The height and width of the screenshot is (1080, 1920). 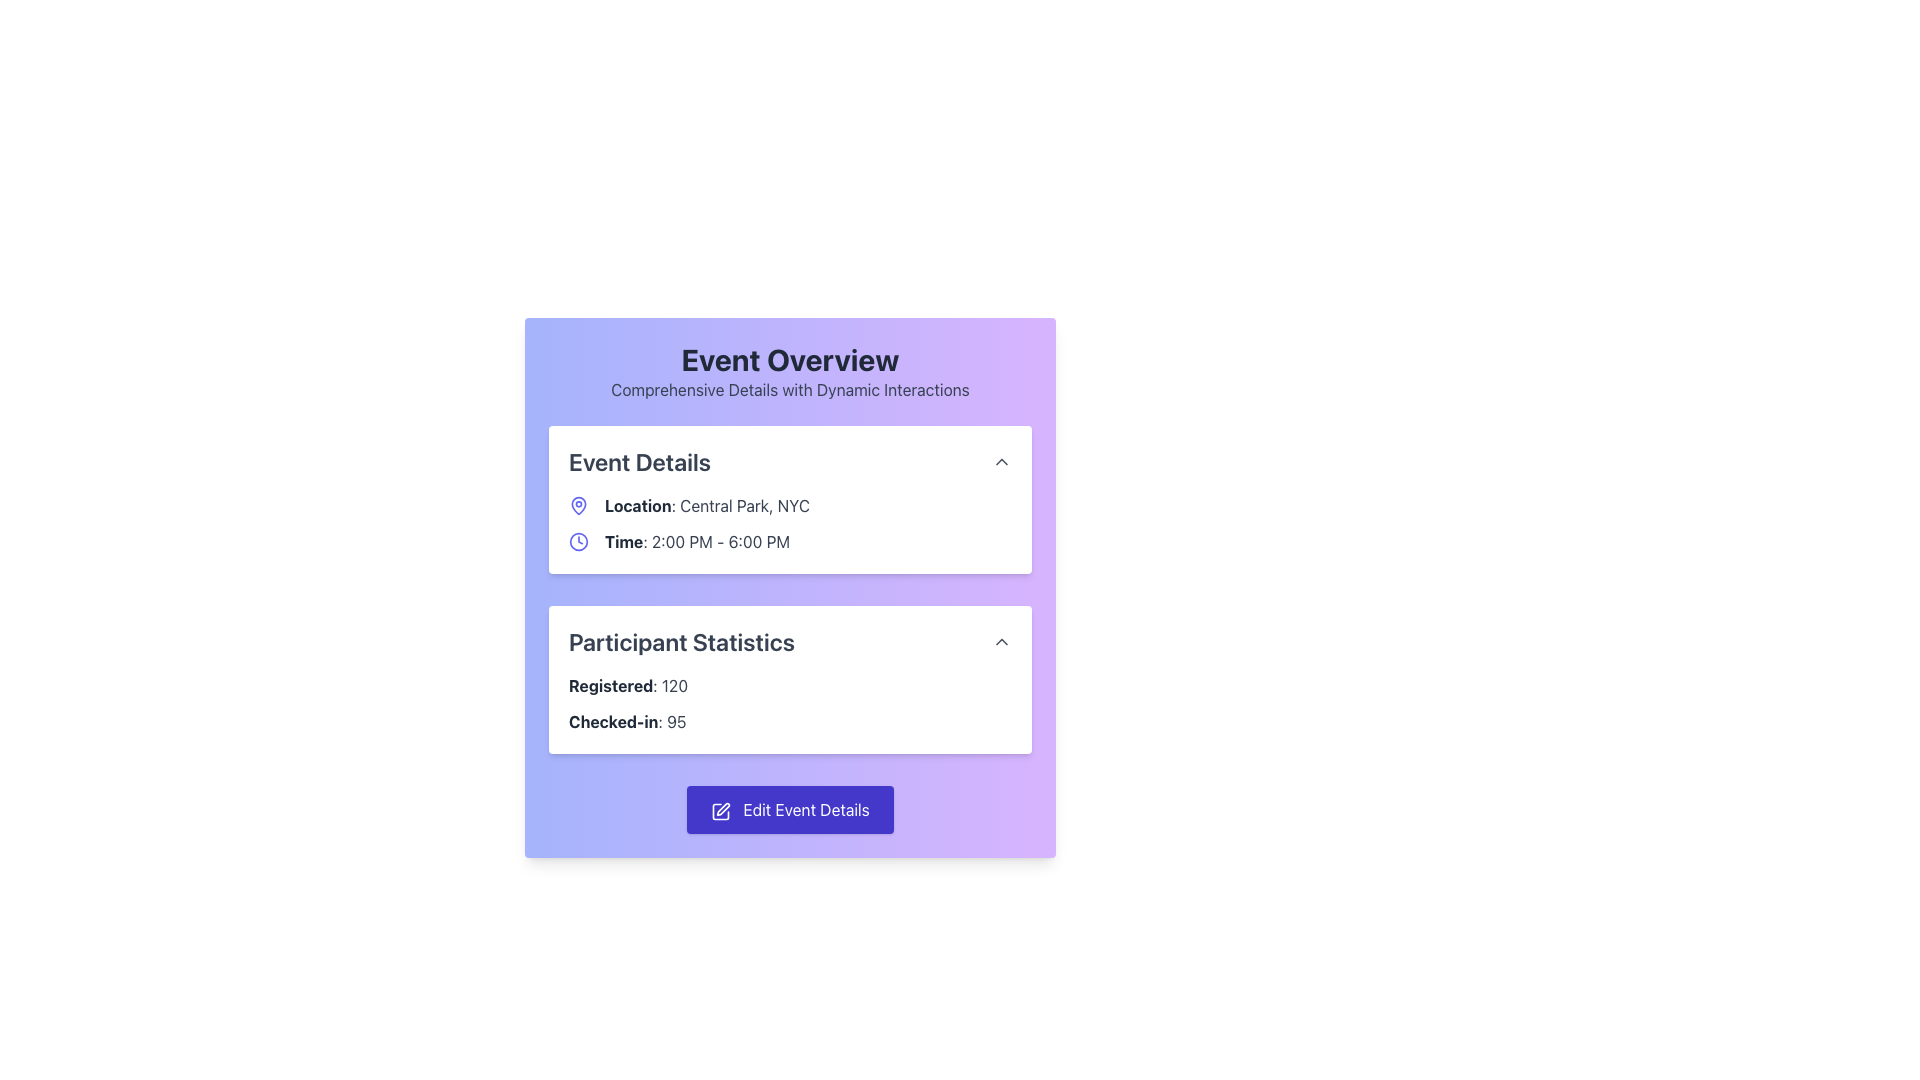 I want to click on the static text label indicating the number of registered participants for the event, located in the participant statistics section below 'Event Details' and above 'Checked-in', so click(x=610, y=685).